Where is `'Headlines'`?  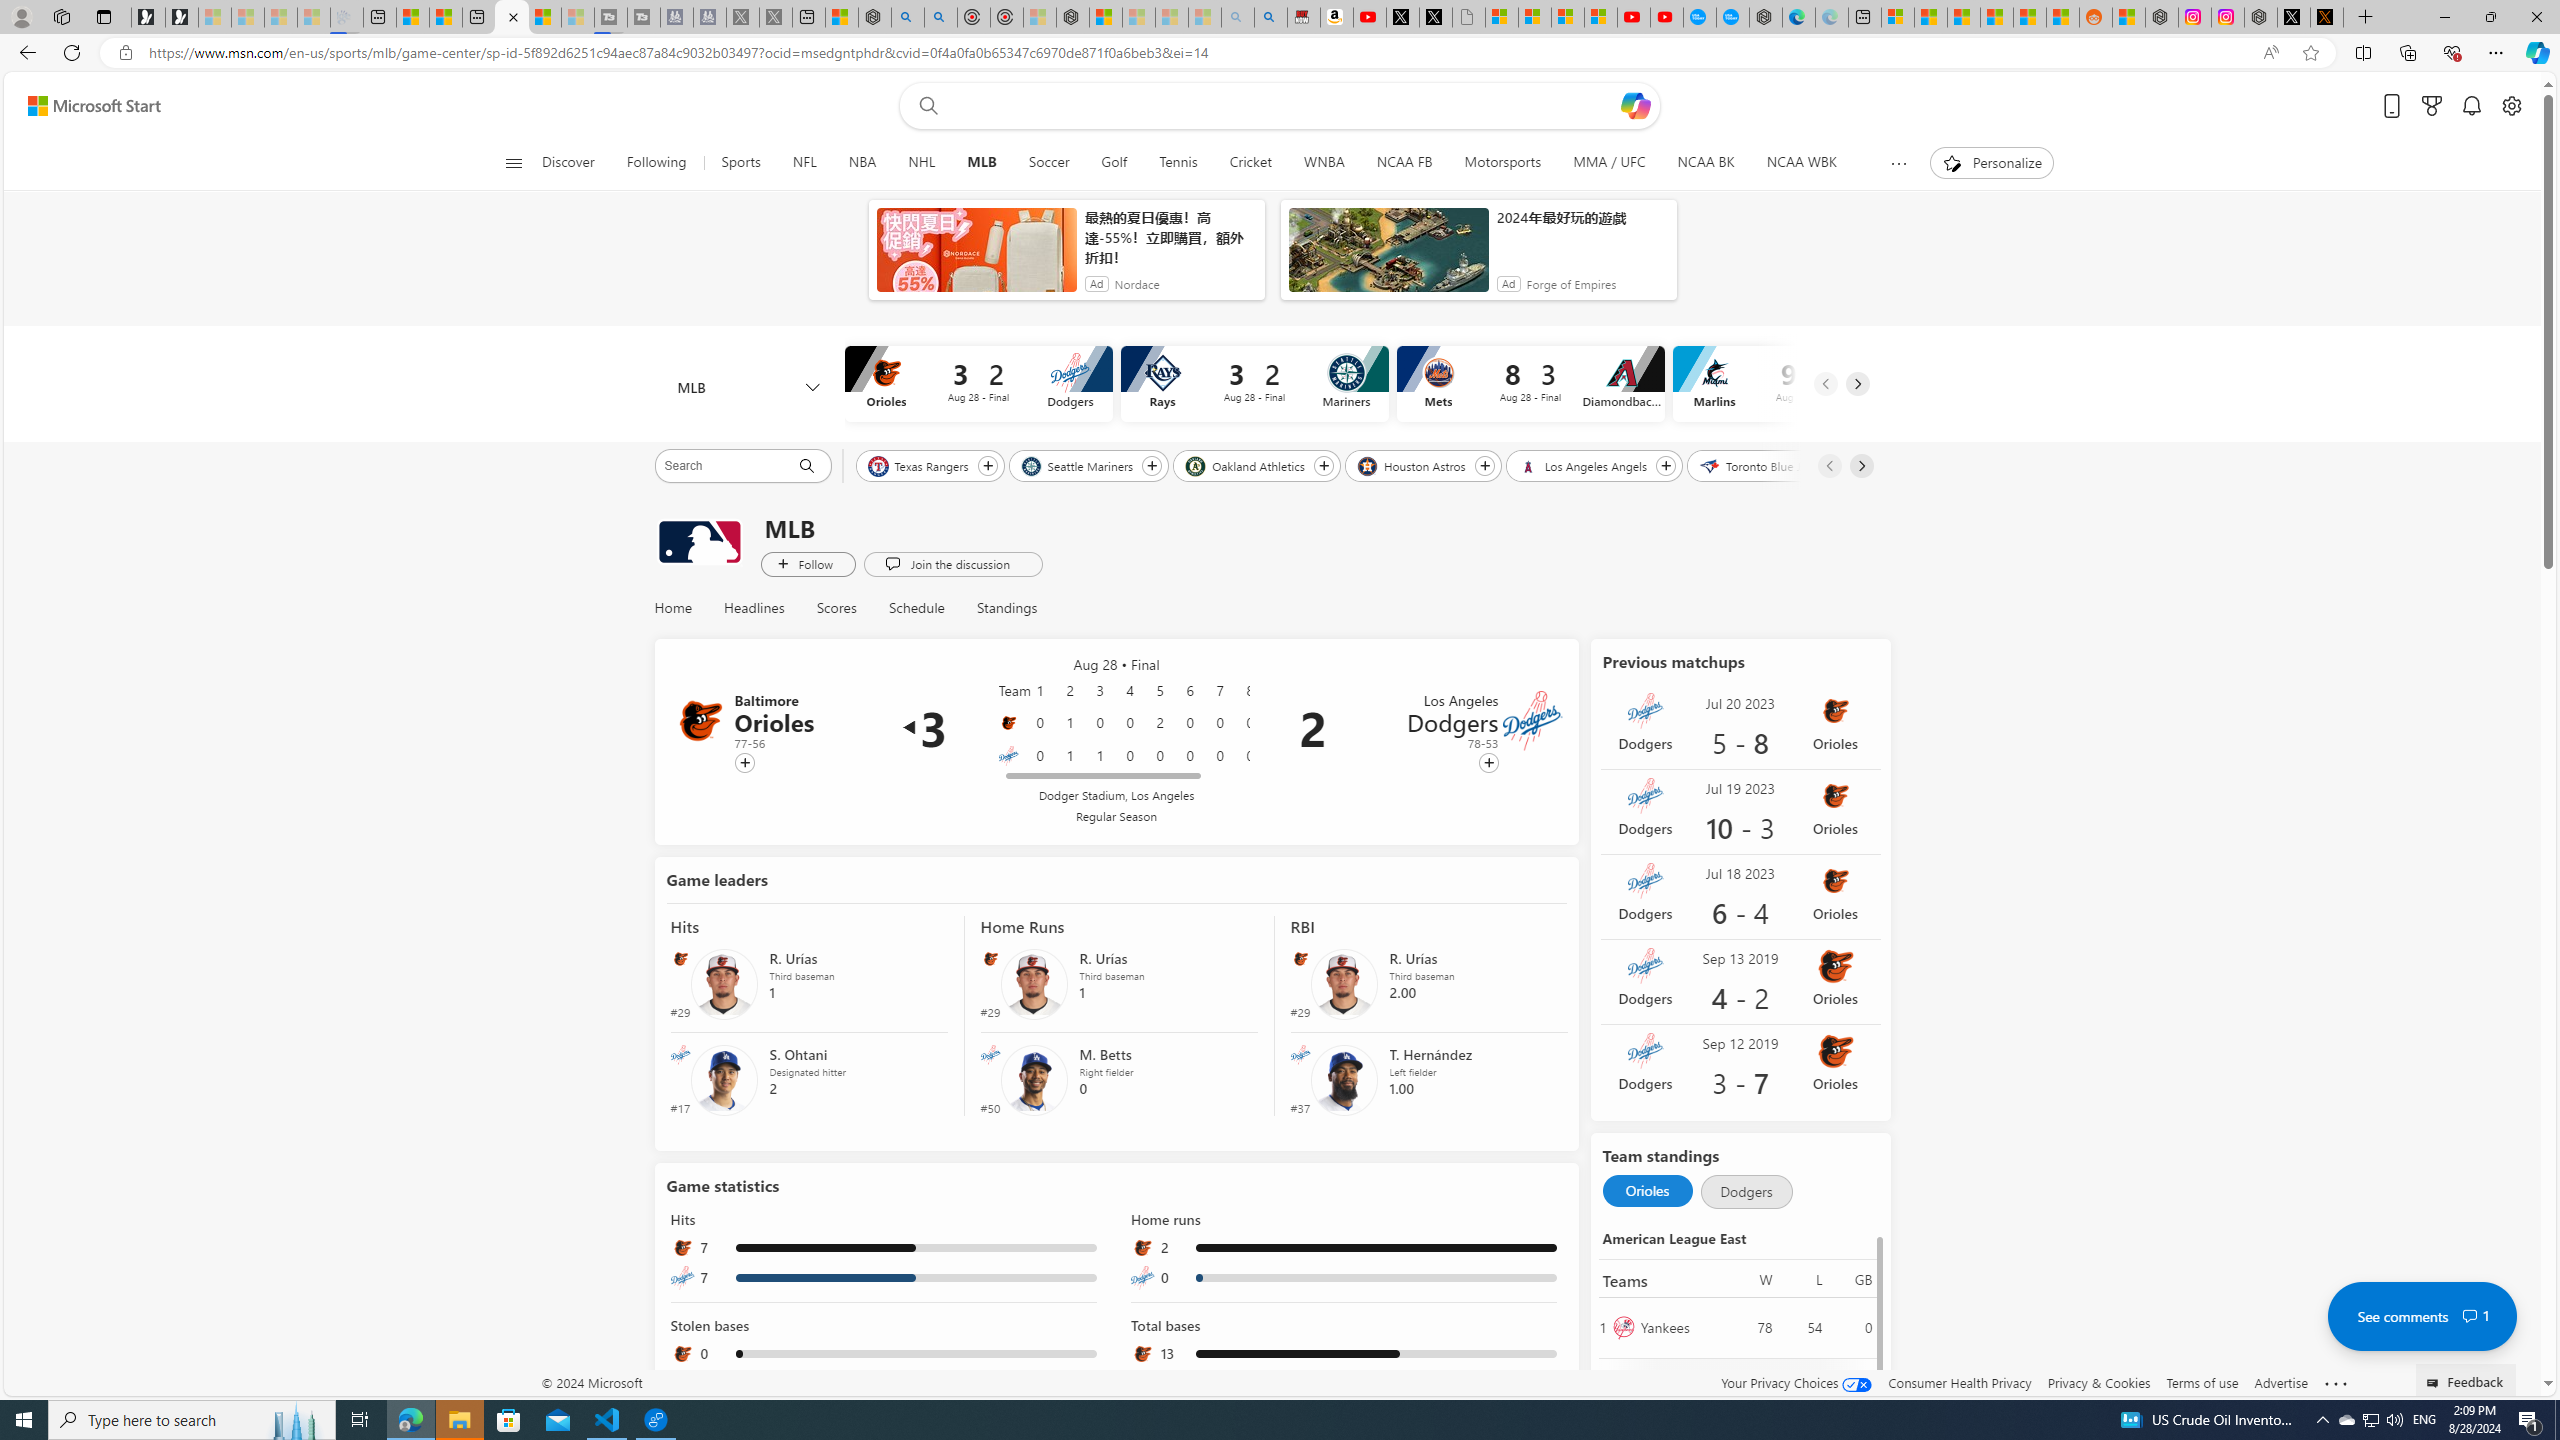 'Headlines' is located at coordinates (754, 608).